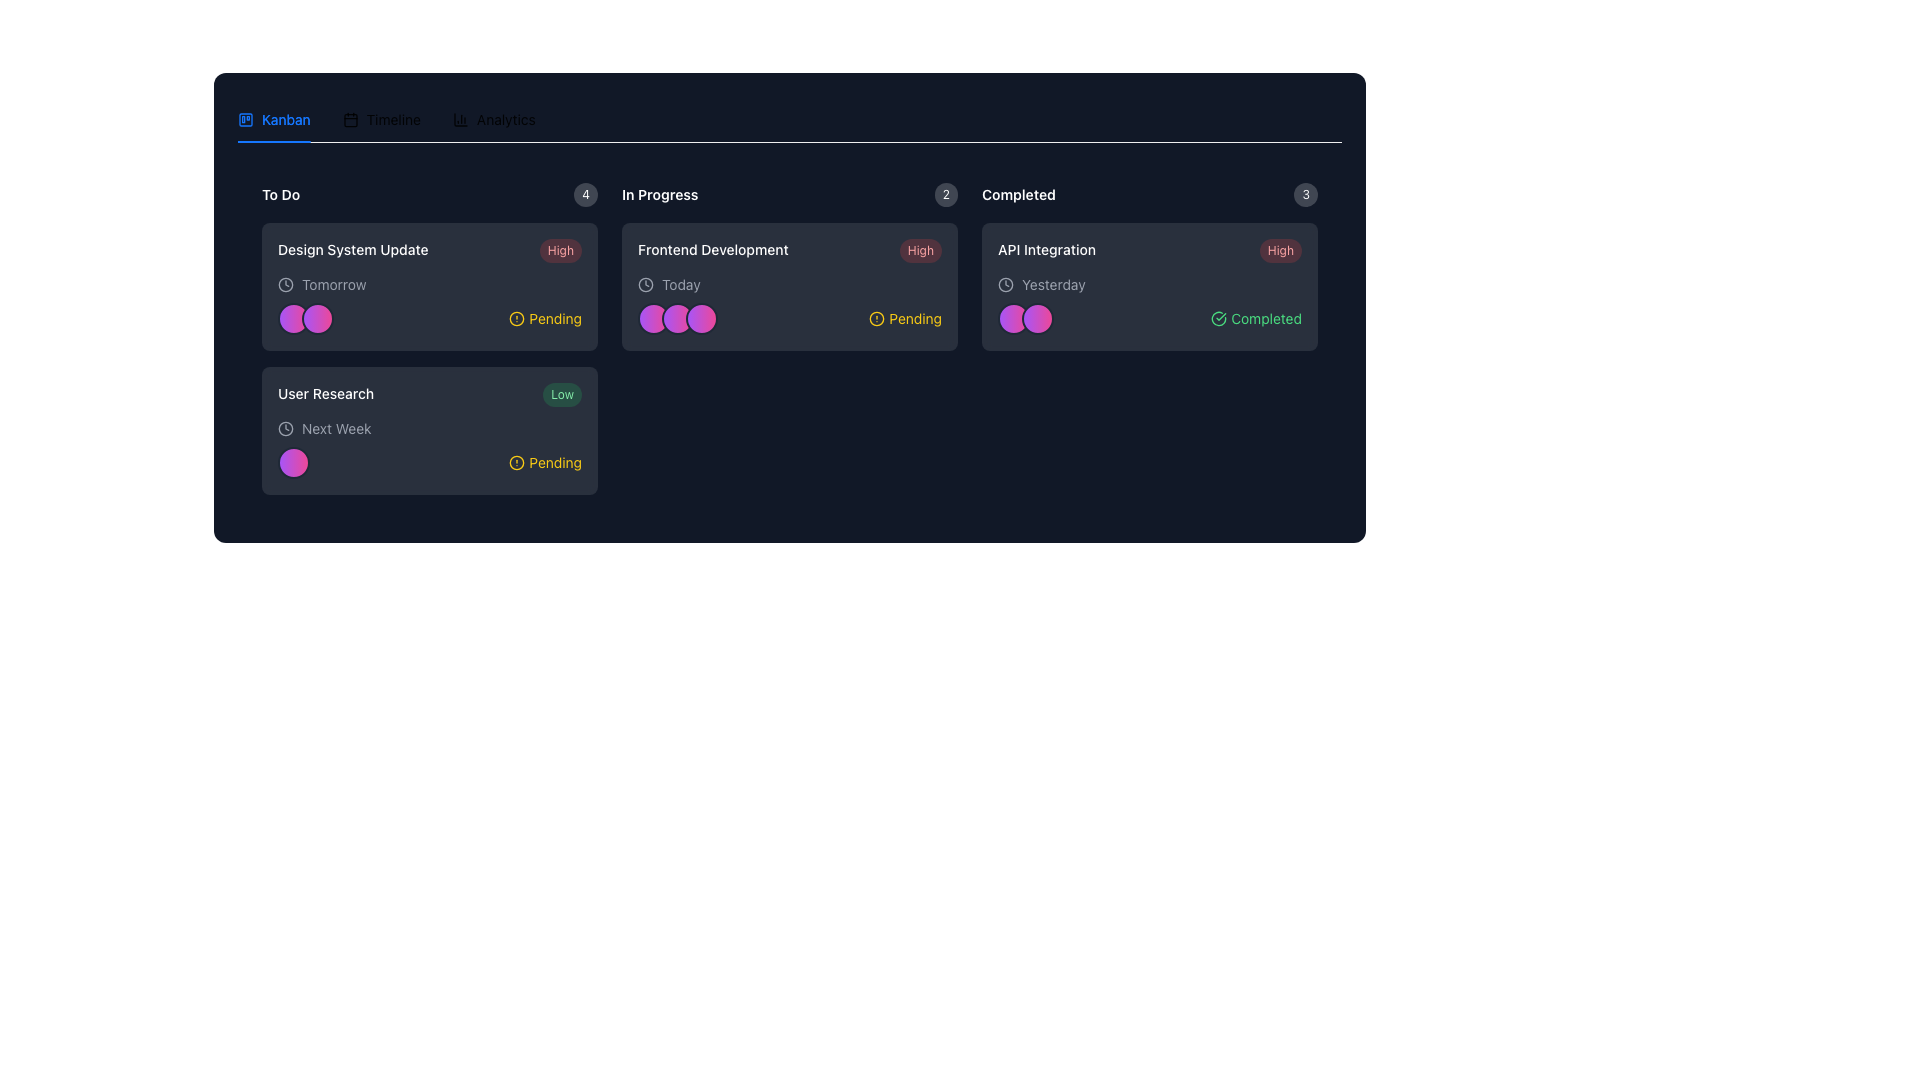 The image size is (1920, 1080). What do you see at coordinates (292, 462) in the screenshot?
I see `the decorative graphical element located in the bottom-left corner of the 'User Research' card within the 'To Do' section` at bounding box center [292, 462].